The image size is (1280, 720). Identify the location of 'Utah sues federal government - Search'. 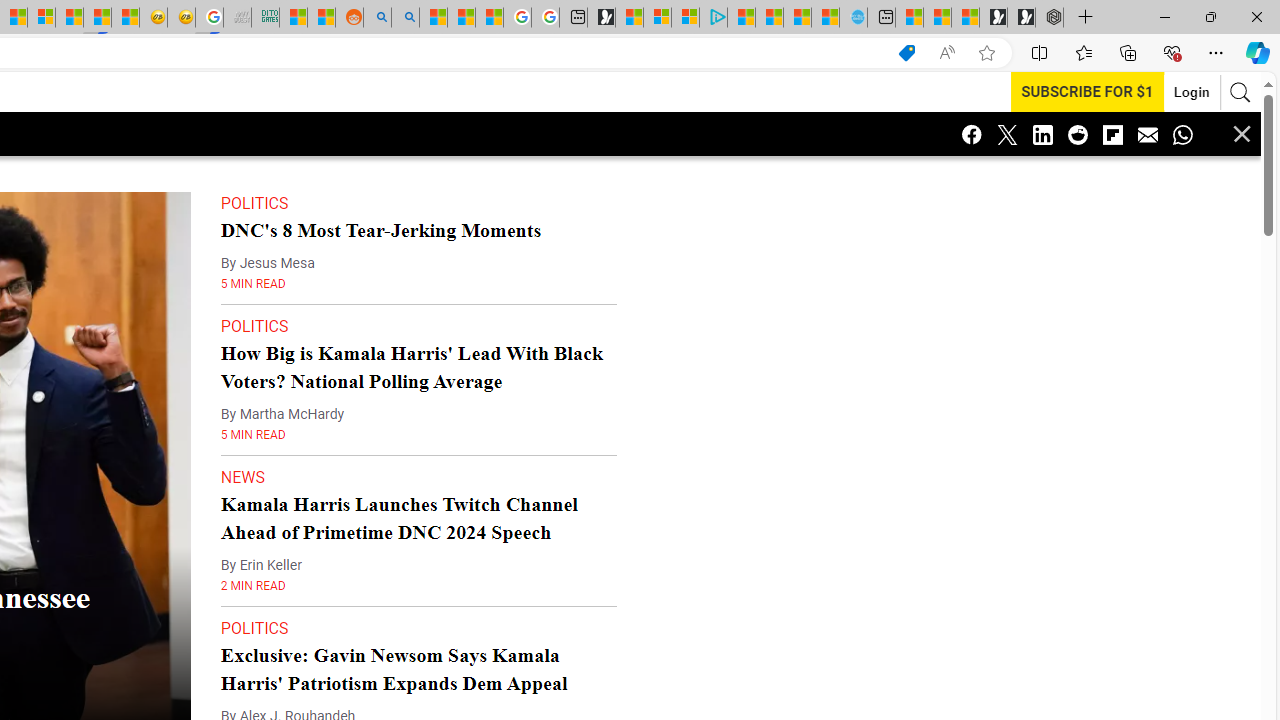
(404, 17).